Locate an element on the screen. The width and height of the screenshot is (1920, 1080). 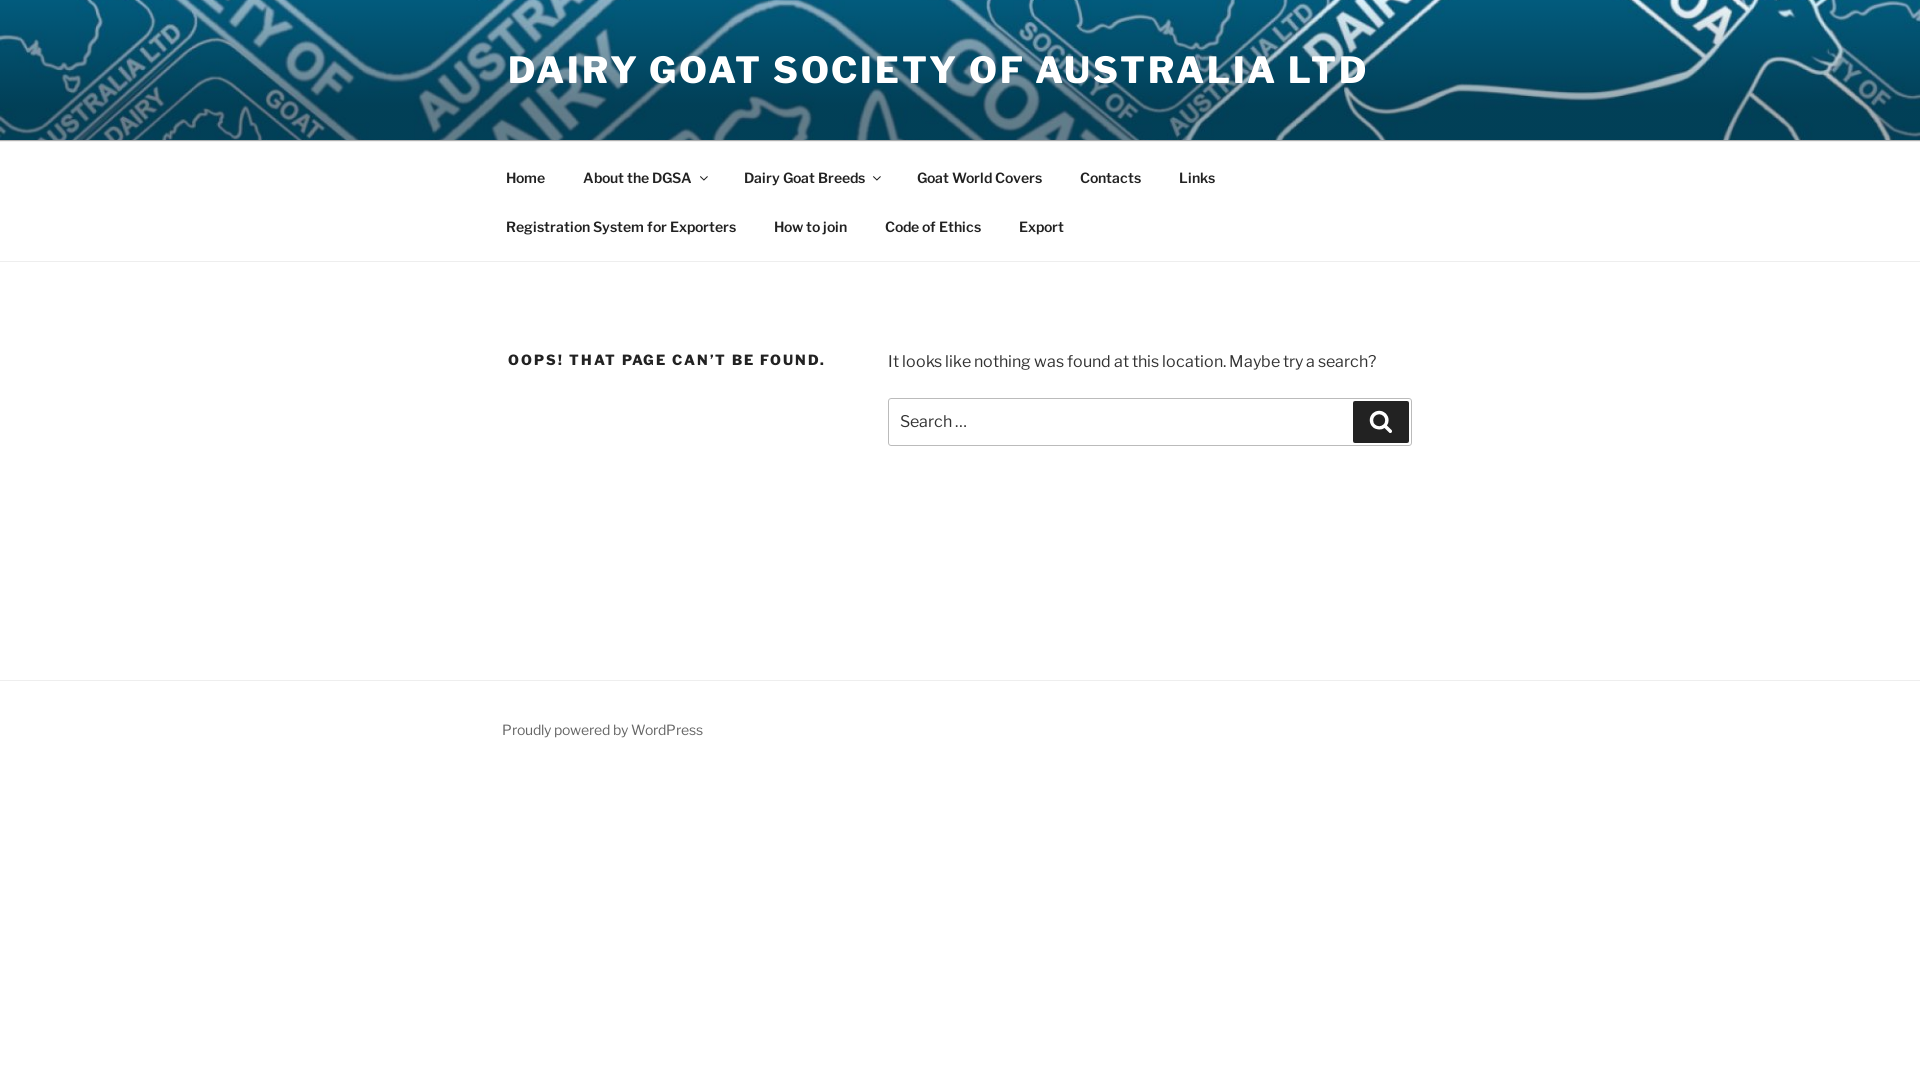
'Links' is located at coordinates (1196, 175).